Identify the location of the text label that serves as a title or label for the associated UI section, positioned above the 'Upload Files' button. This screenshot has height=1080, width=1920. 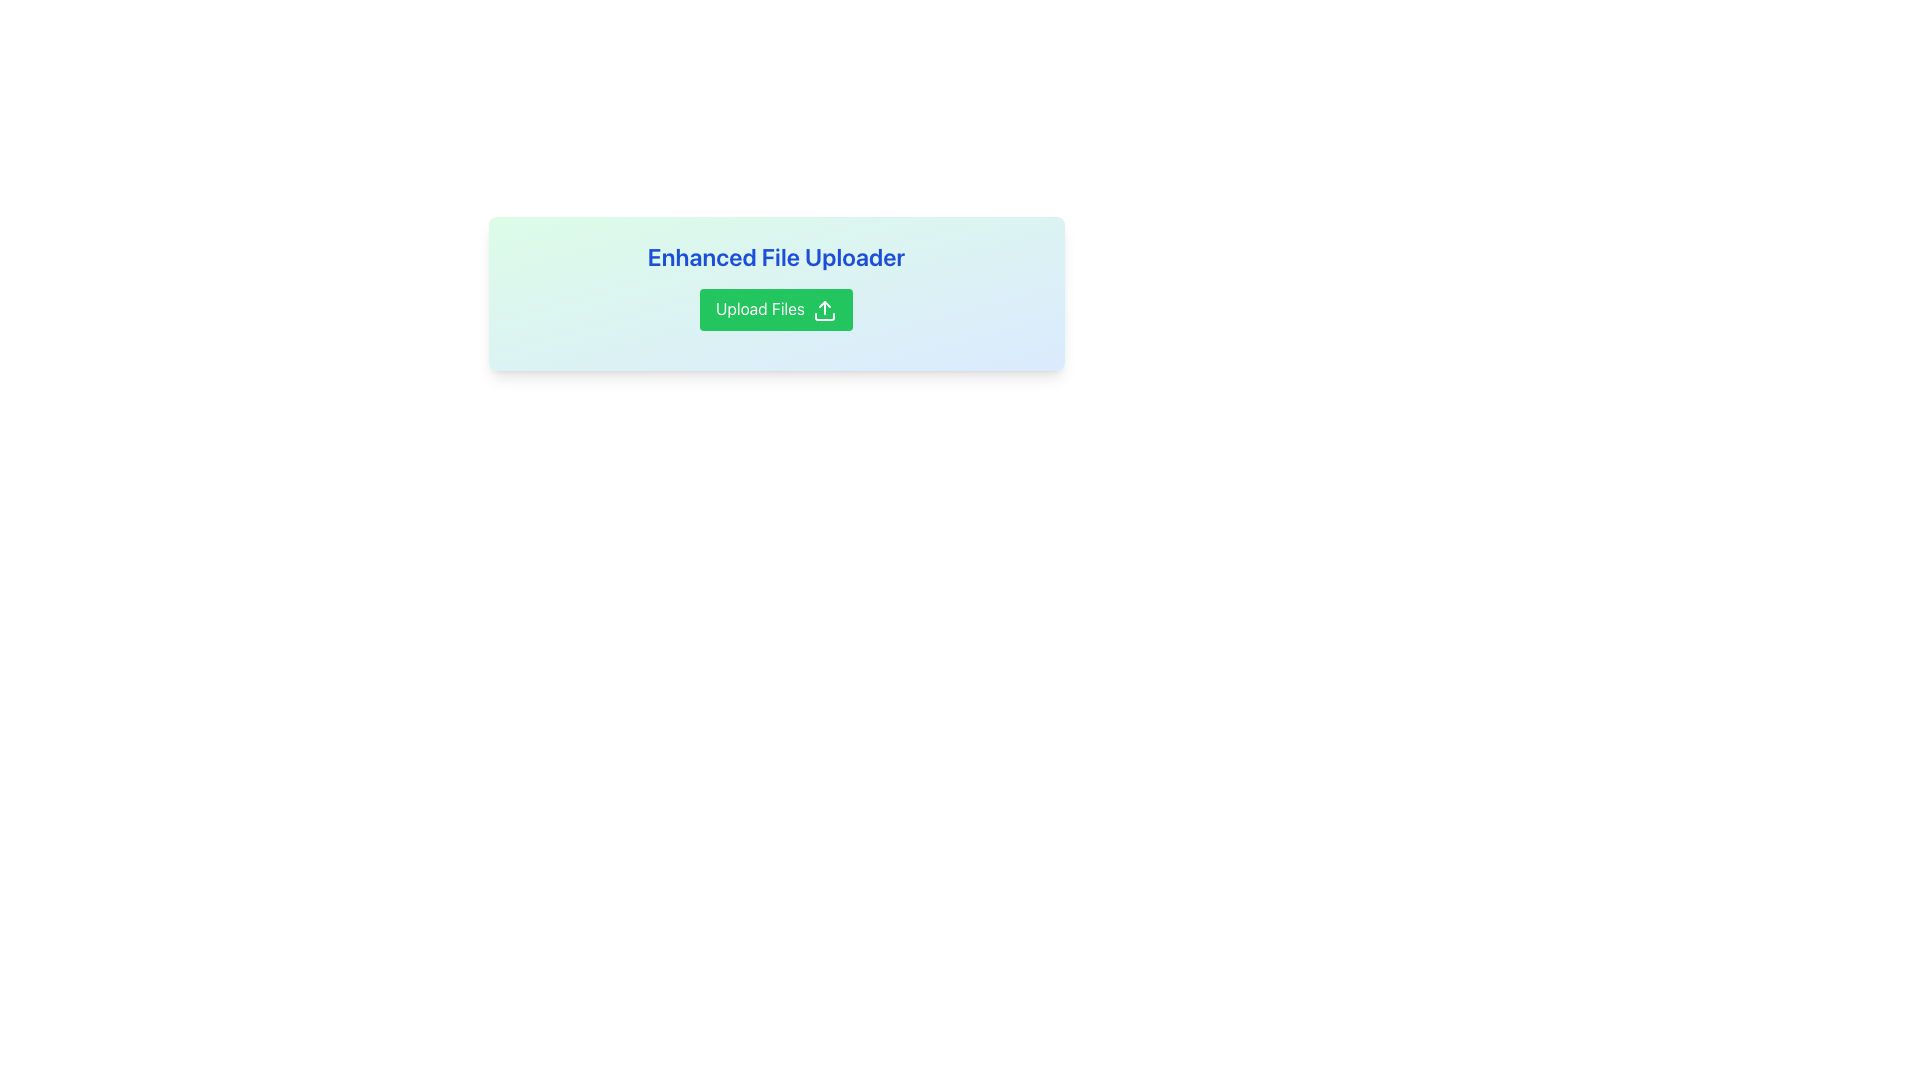
(775, 256).